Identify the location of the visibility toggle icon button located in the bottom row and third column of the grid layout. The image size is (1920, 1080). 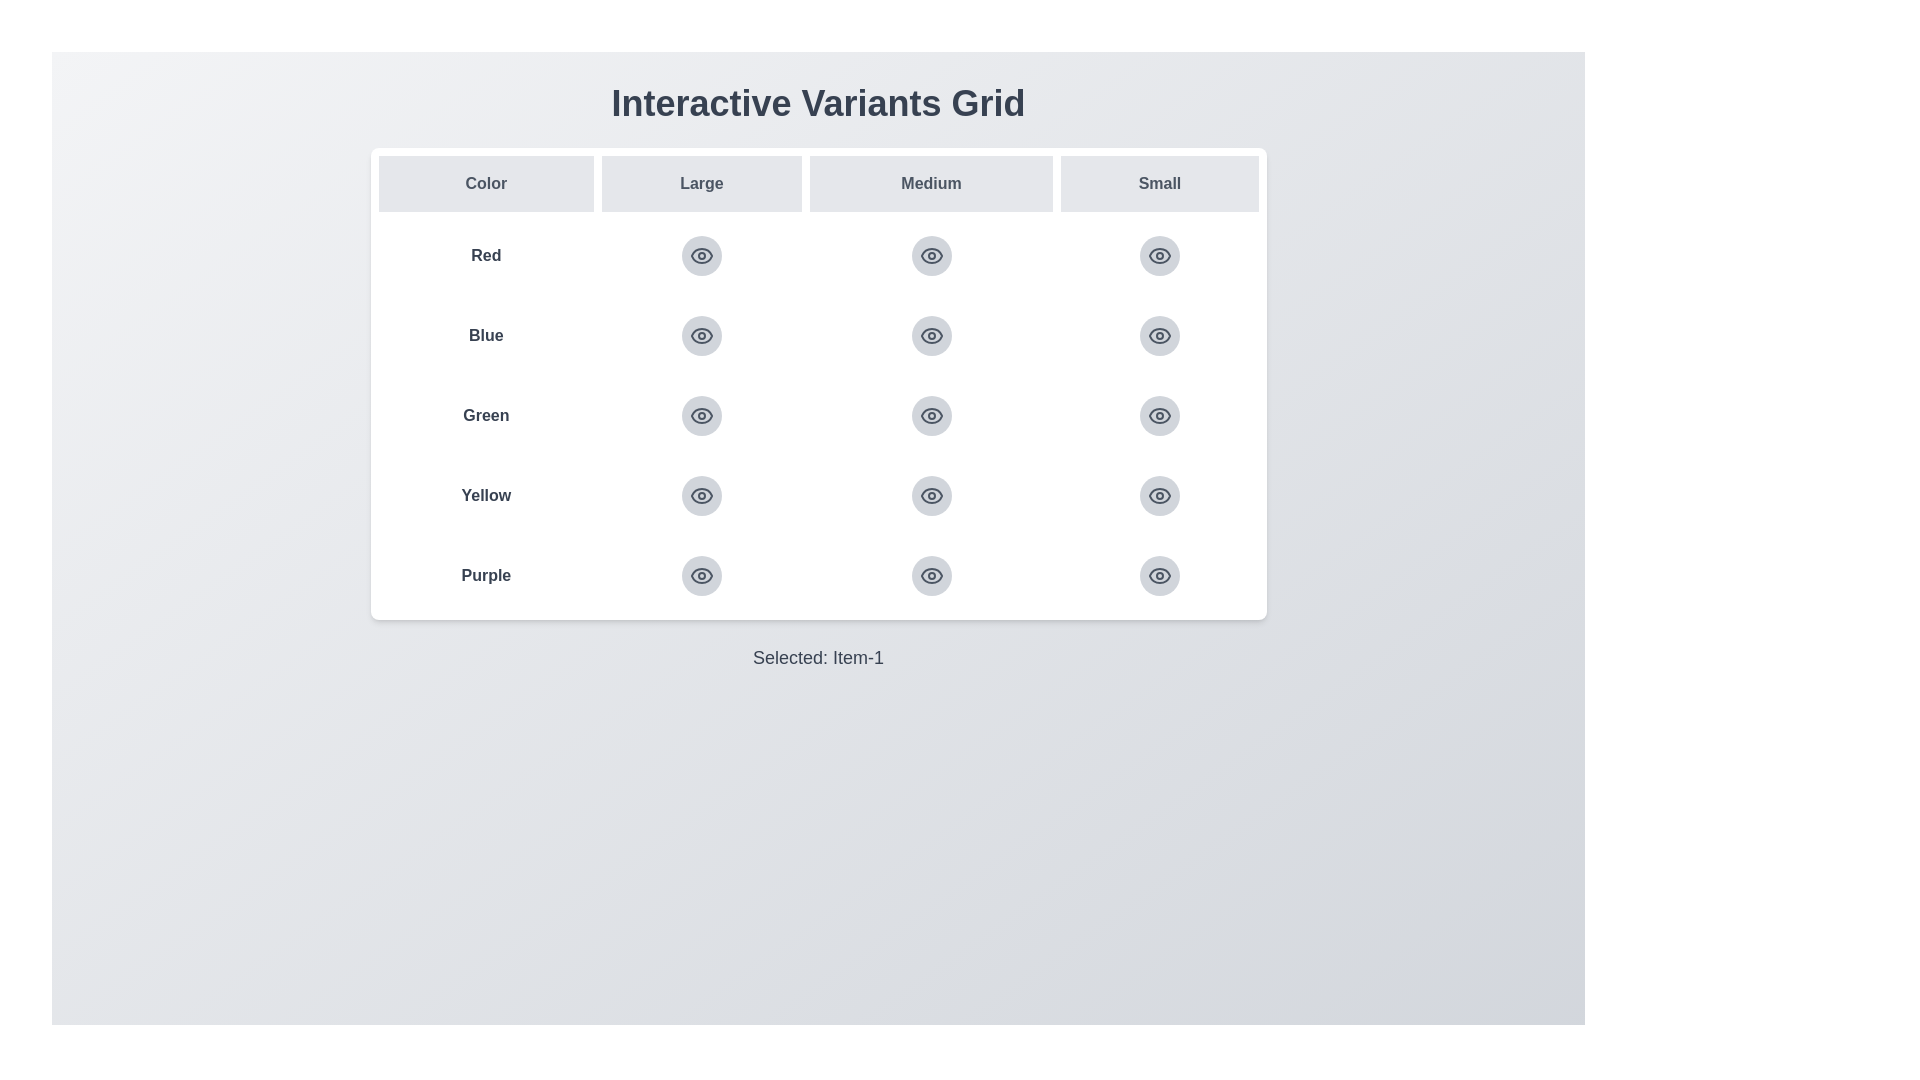
(1160, 495).